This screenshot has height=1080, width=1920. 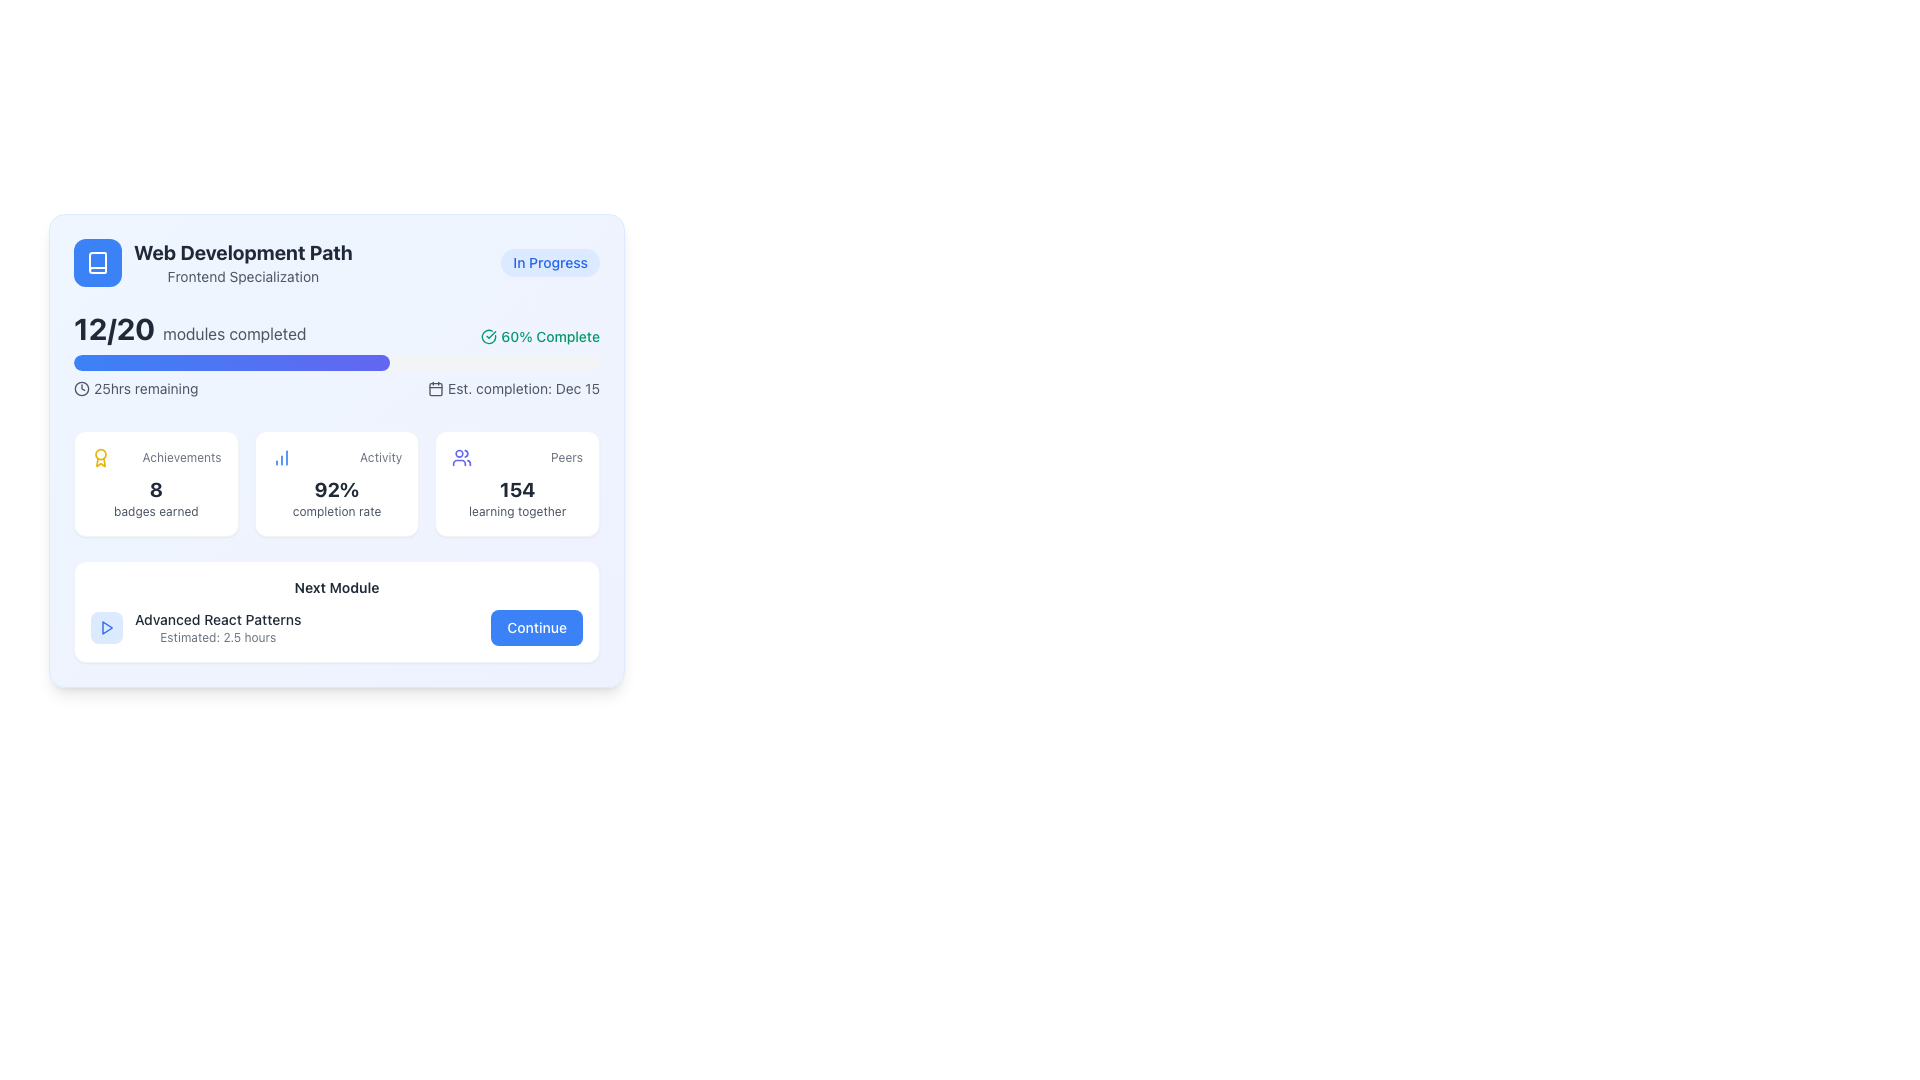 I want to click on the progress text label indicating 60% completion, located in the upper right section of the card-like layout, so click(x=550, y=335).